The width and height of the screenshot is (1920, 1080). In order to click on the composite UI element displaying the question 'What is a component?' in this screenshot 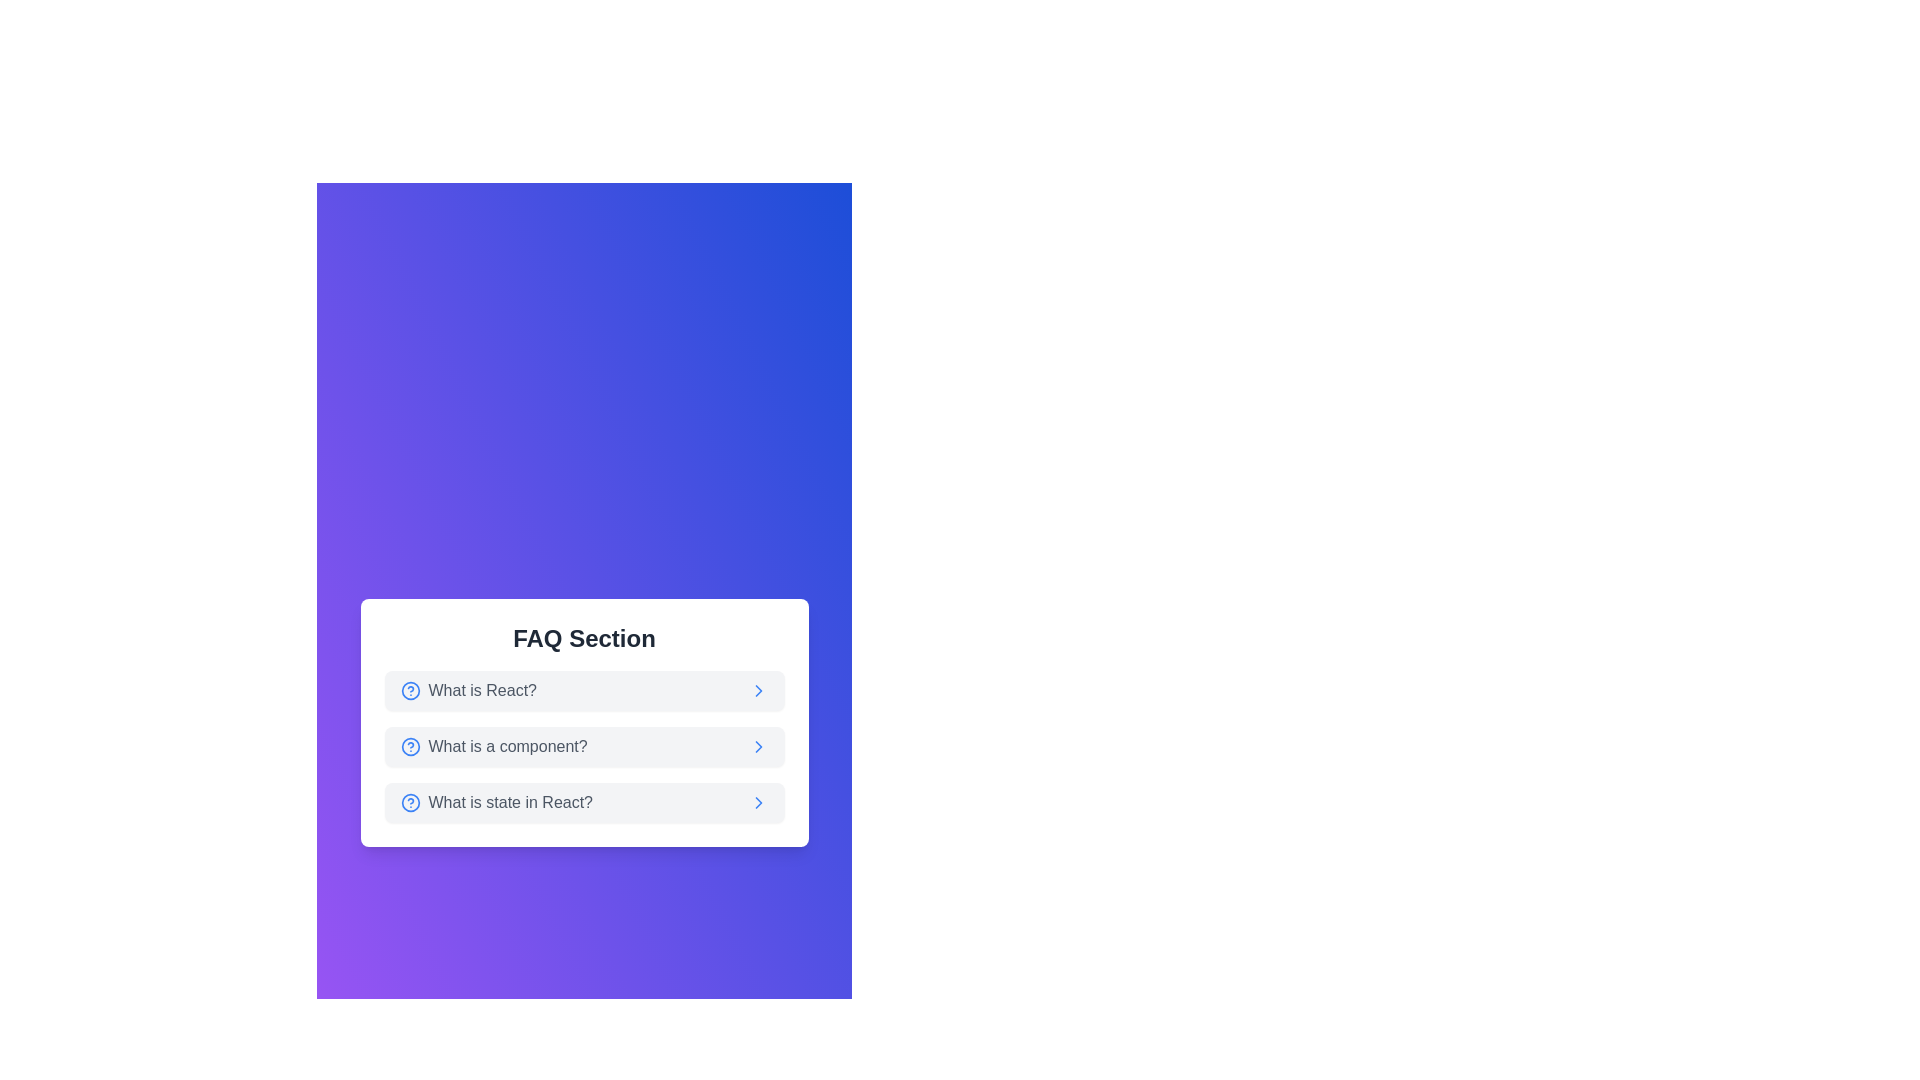, I will do `click(583, 747)`.